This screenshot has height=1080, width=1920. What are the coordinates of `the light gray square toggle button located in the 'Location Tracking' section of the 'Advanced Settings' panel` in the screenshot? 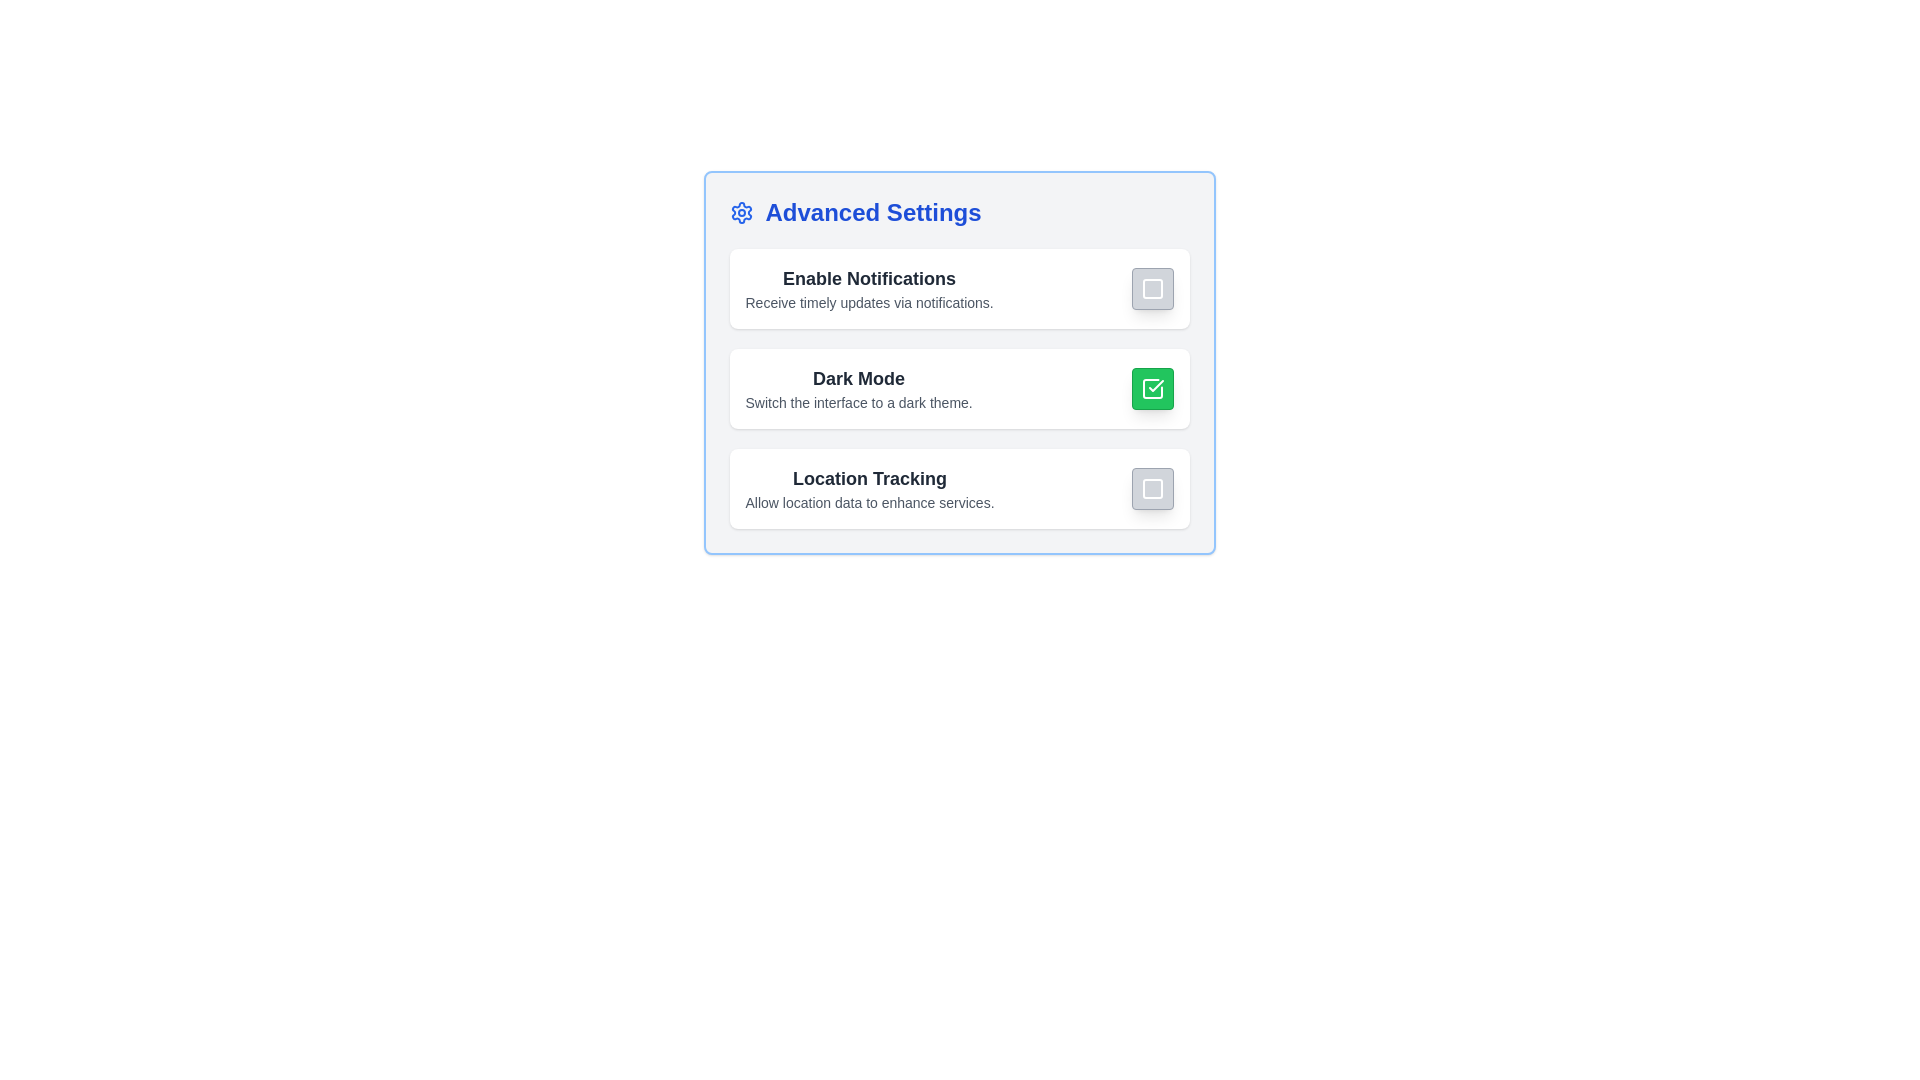 It's located at (1152, 489).